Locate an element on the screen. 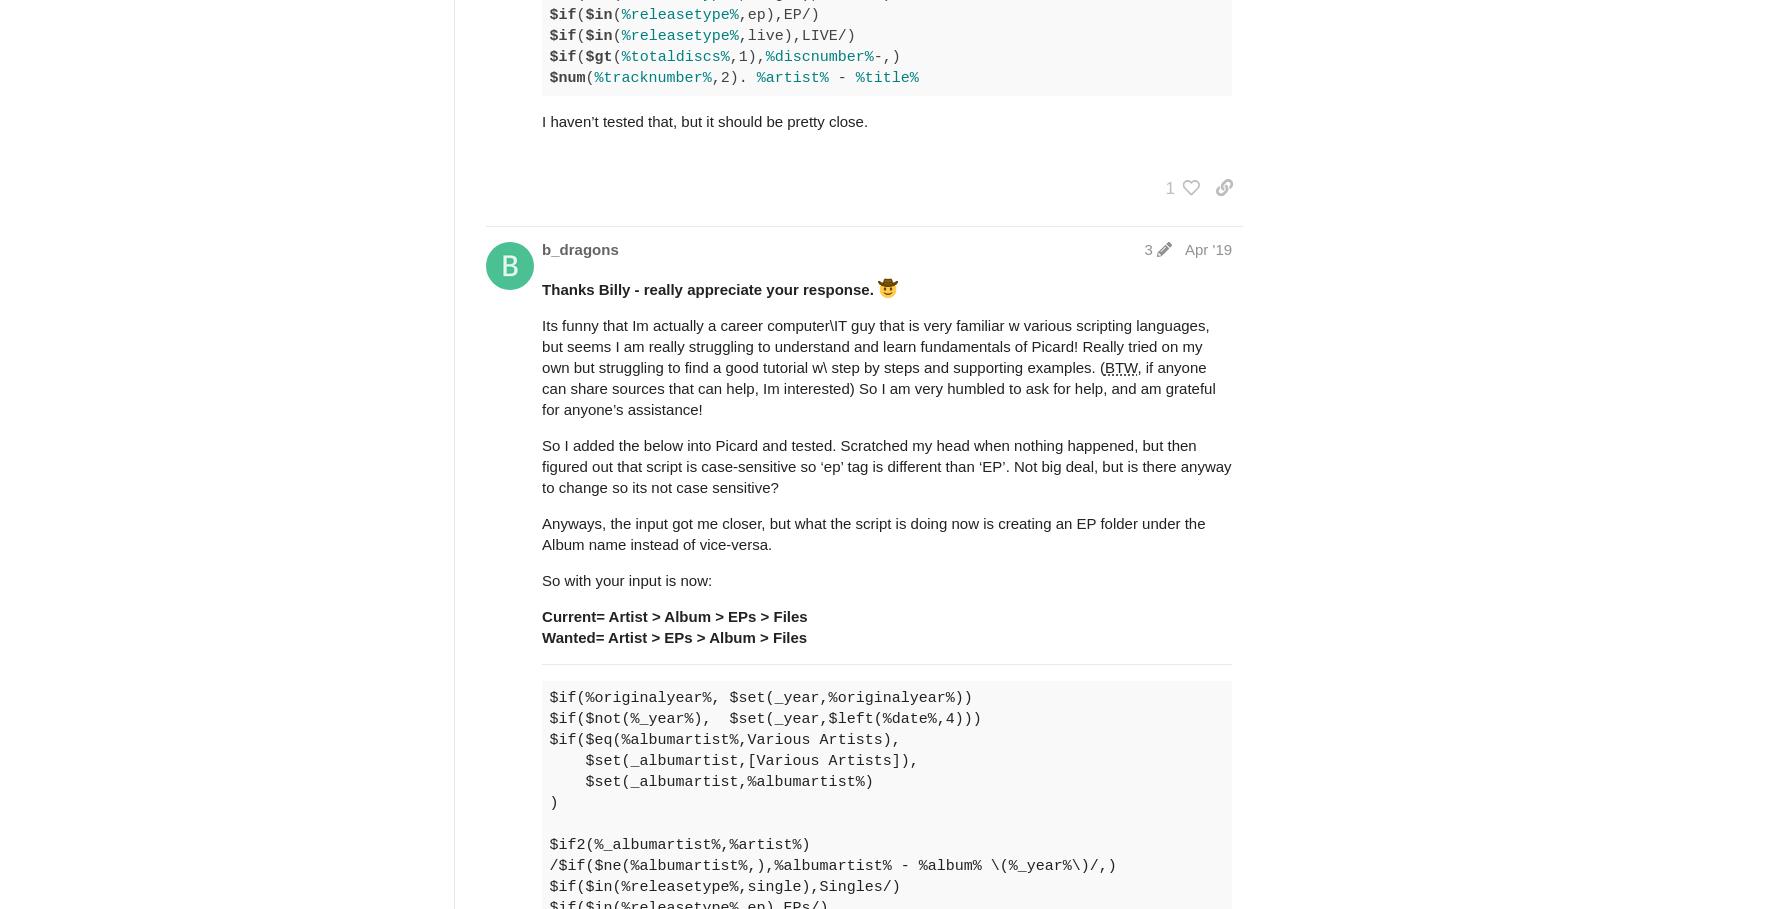 Image resolution: width=1765 pixels, height=909 pixels. ',1),' is located at coordinates (745, 56).